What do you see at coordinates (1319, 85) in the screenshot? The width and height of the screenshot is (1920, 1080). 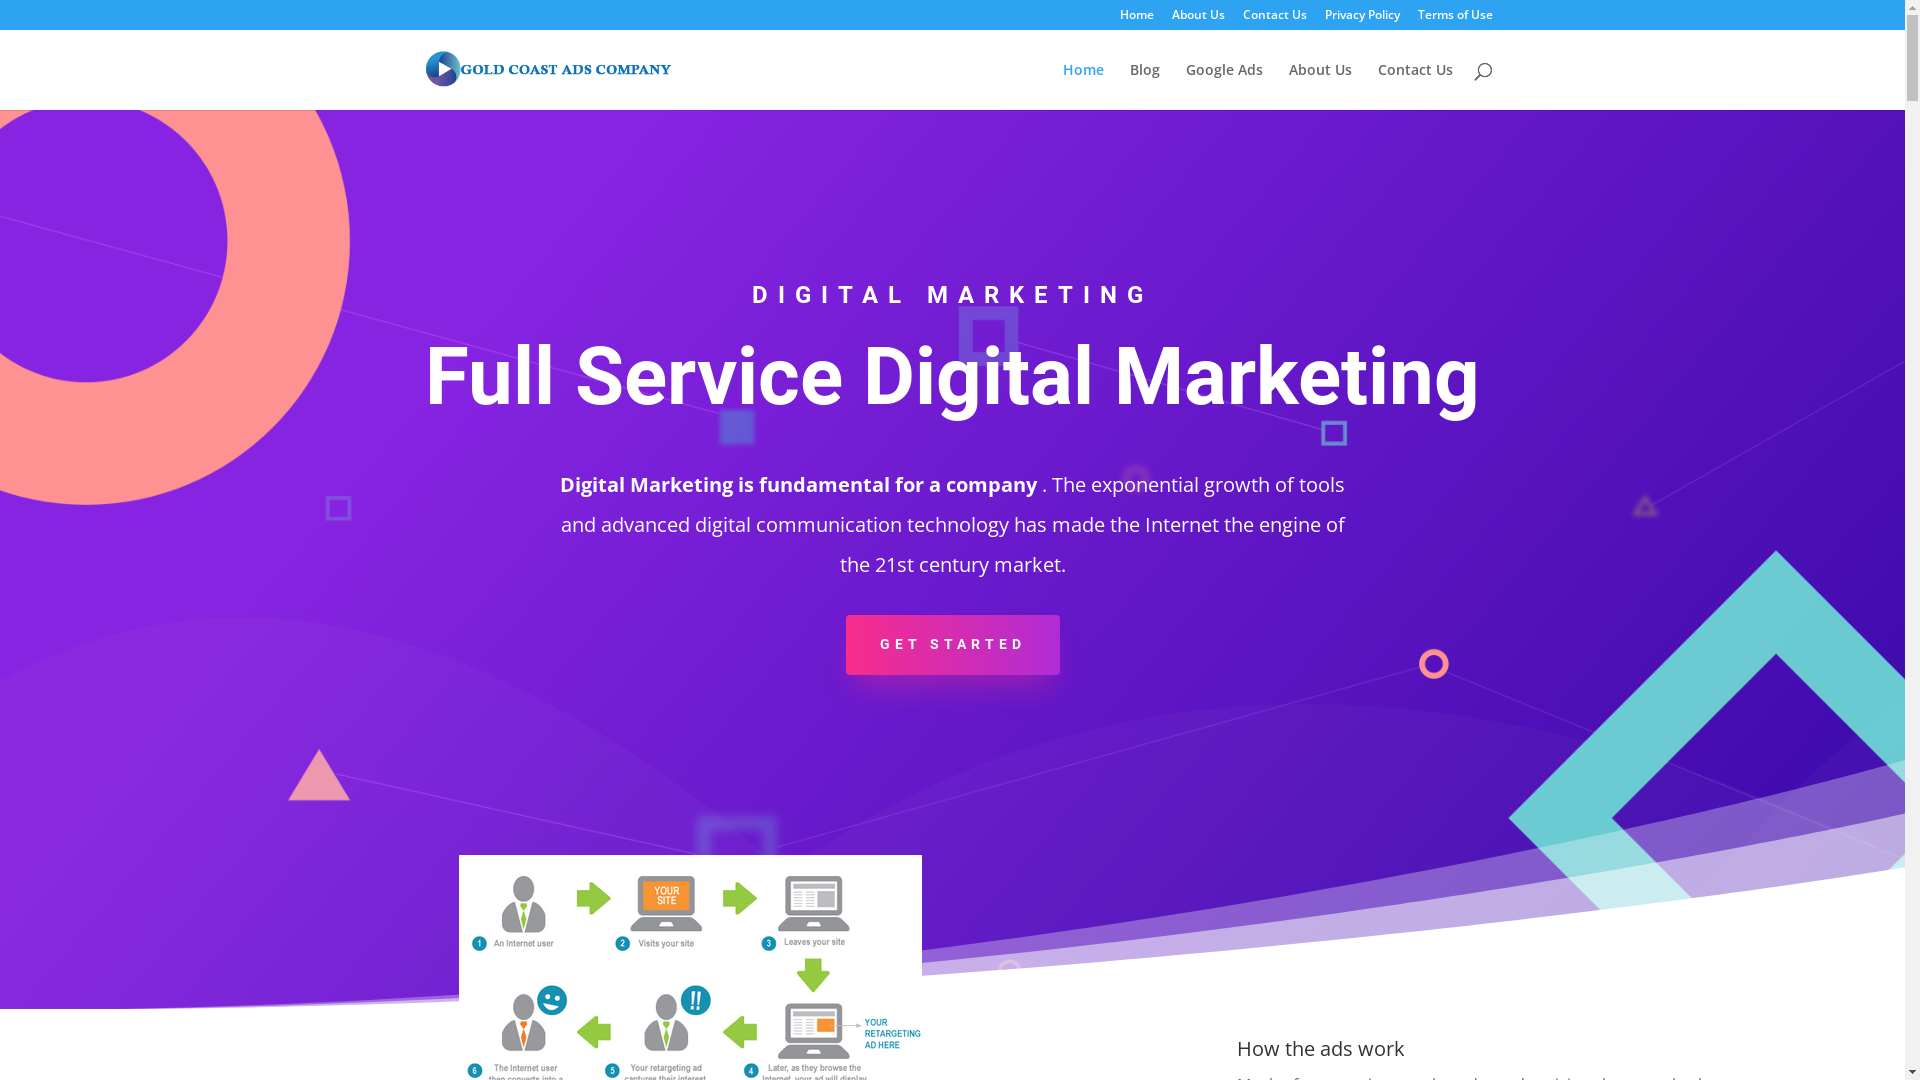 I see `'About Us'` at bounding box center [1319, 85].